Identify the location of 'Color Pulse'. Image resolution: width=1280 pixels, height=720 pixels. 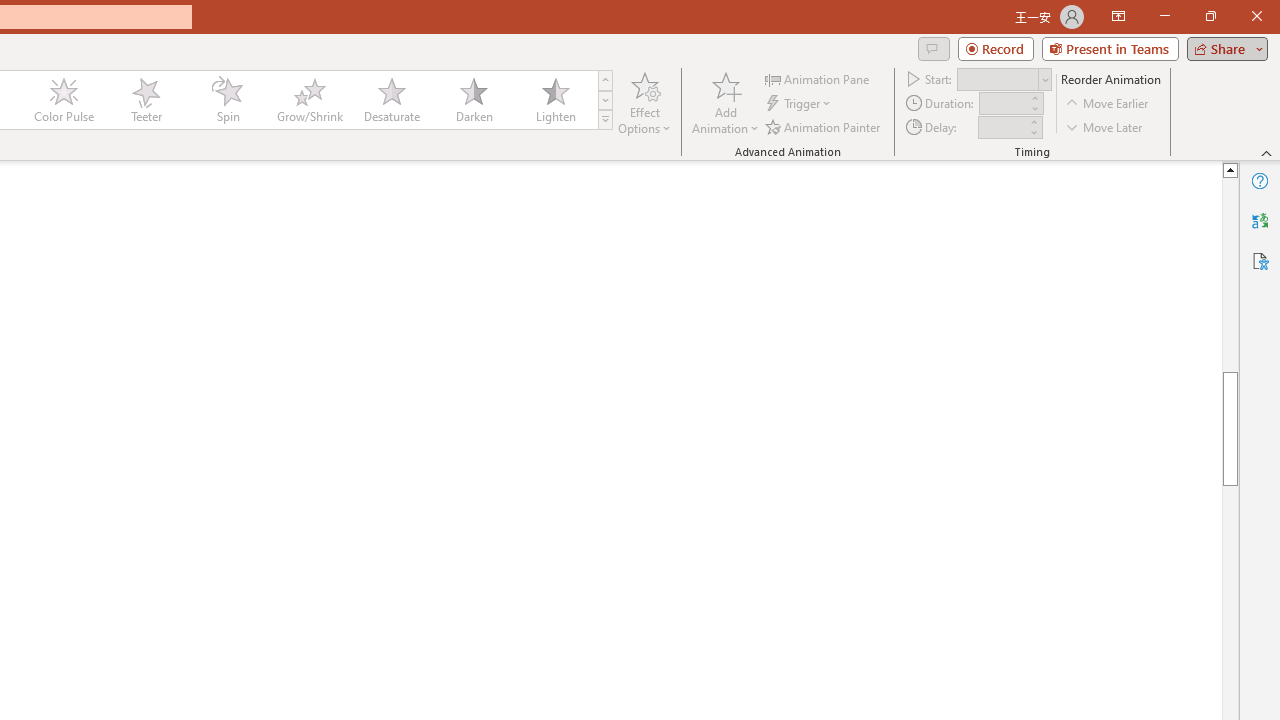
(64, 100).